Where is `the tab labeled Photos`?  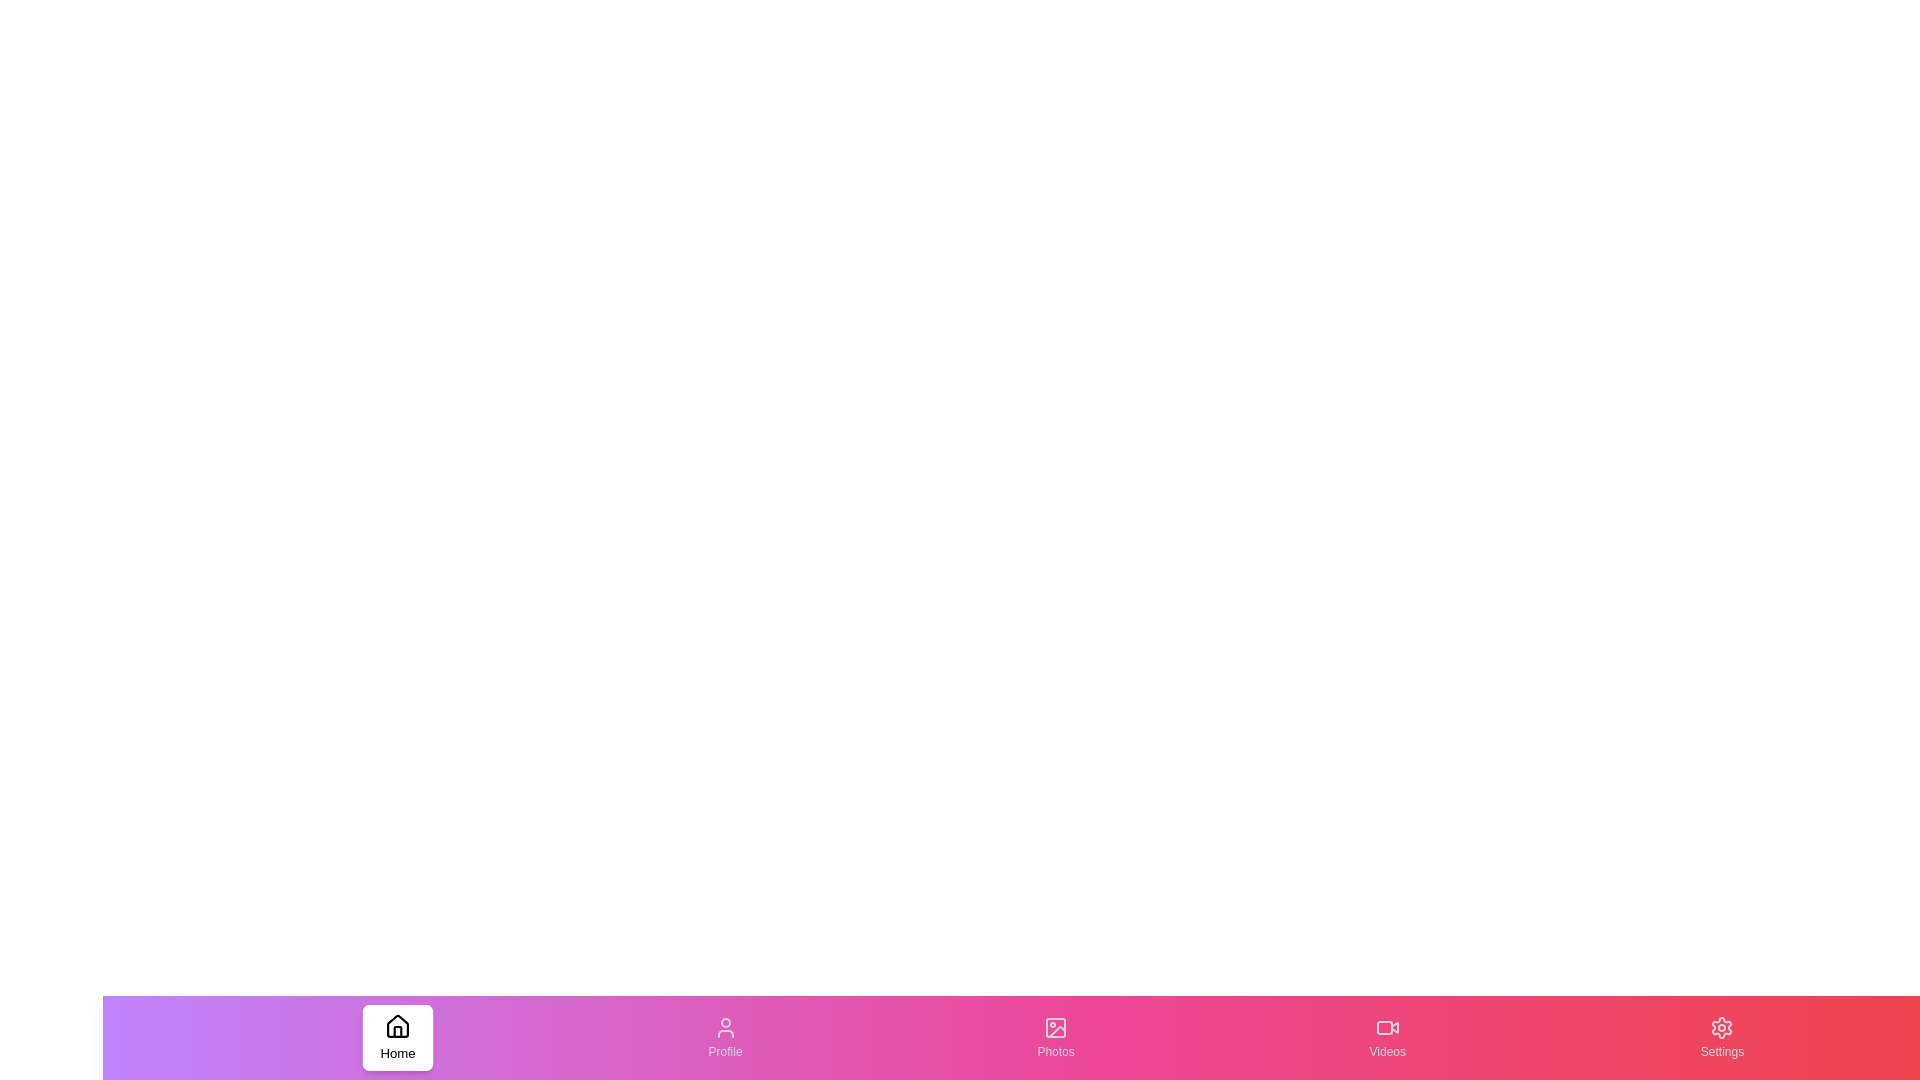 the tab labeled Photos is located at coordinates (1055, 1036).